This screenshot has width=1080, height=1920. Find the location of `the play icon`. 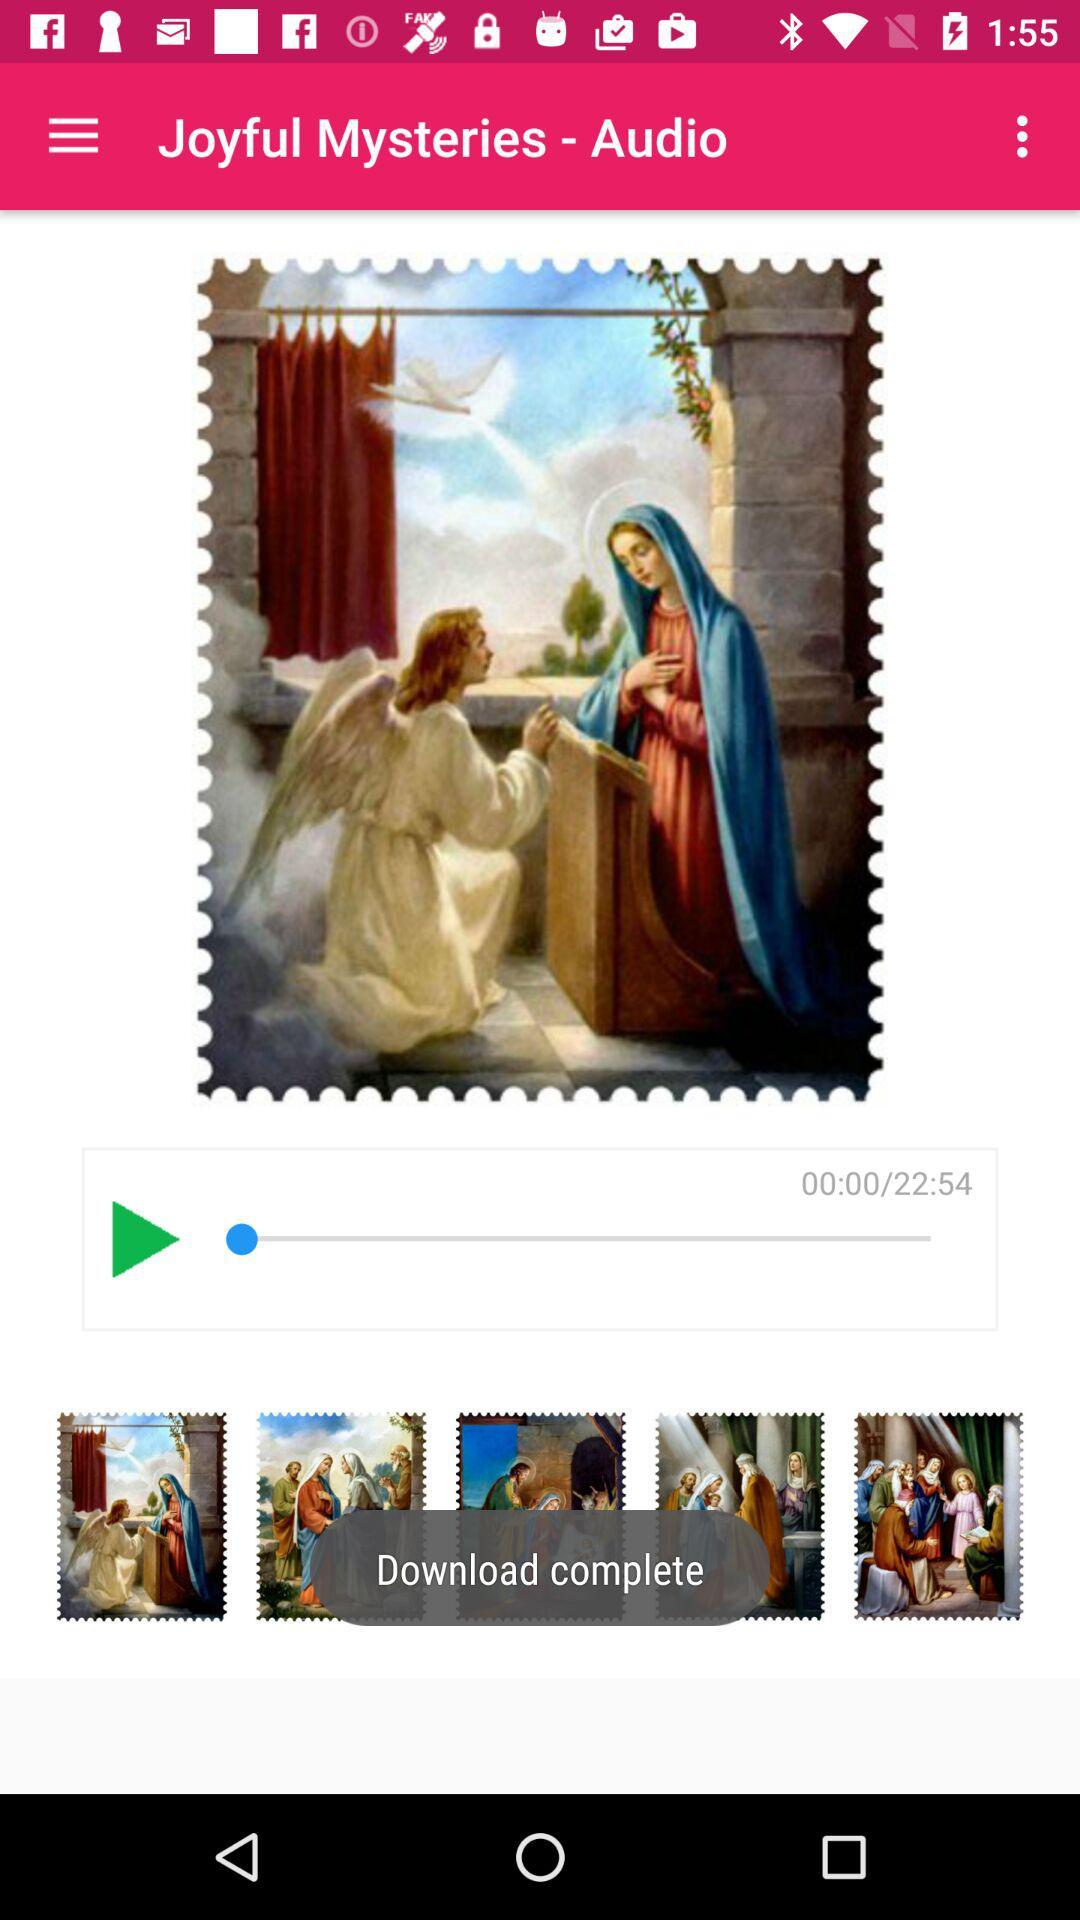

the play icon is located at coordinates (144, 1238).